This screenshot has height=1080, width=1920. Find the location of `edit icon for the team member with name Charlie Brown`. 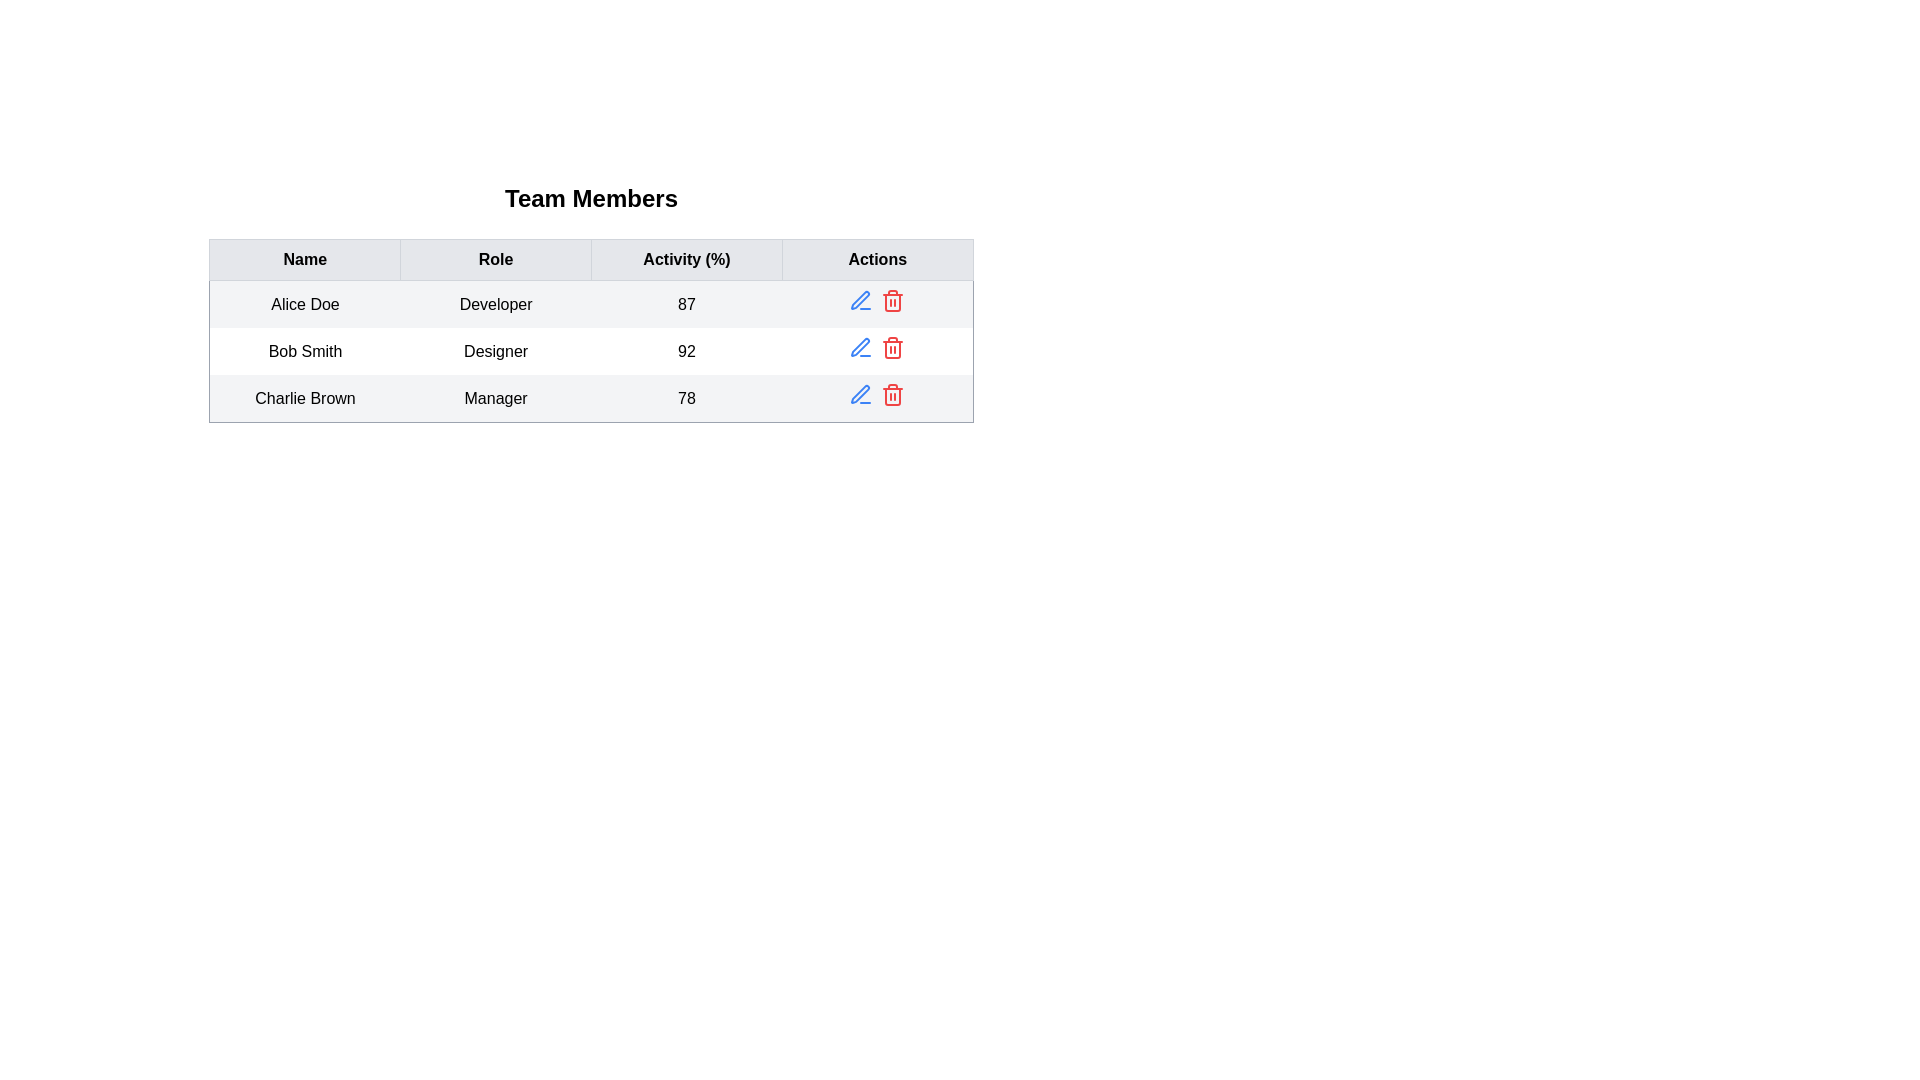

edit icon for the team member with name Charlie Brown is located at coordinates (861, 394).